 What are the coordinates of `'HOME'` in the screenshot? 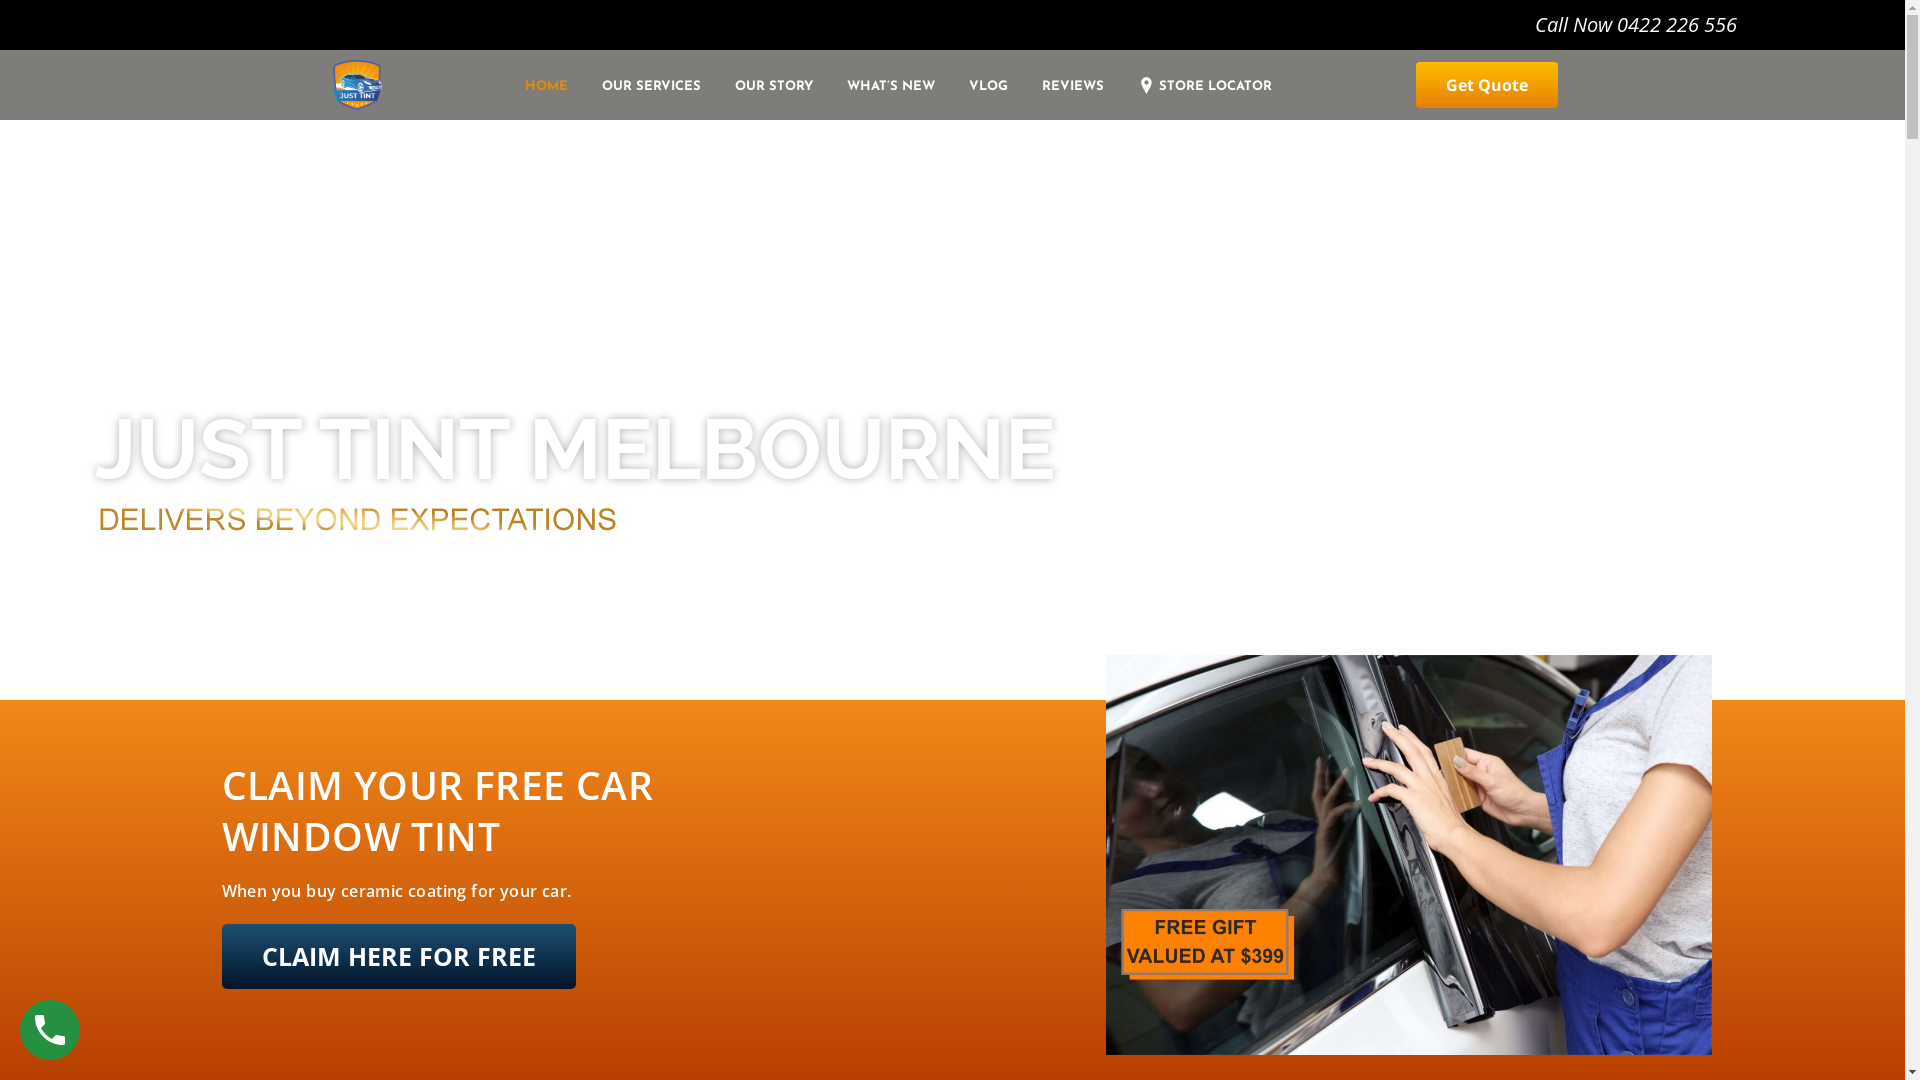 It's located at (555, 86).